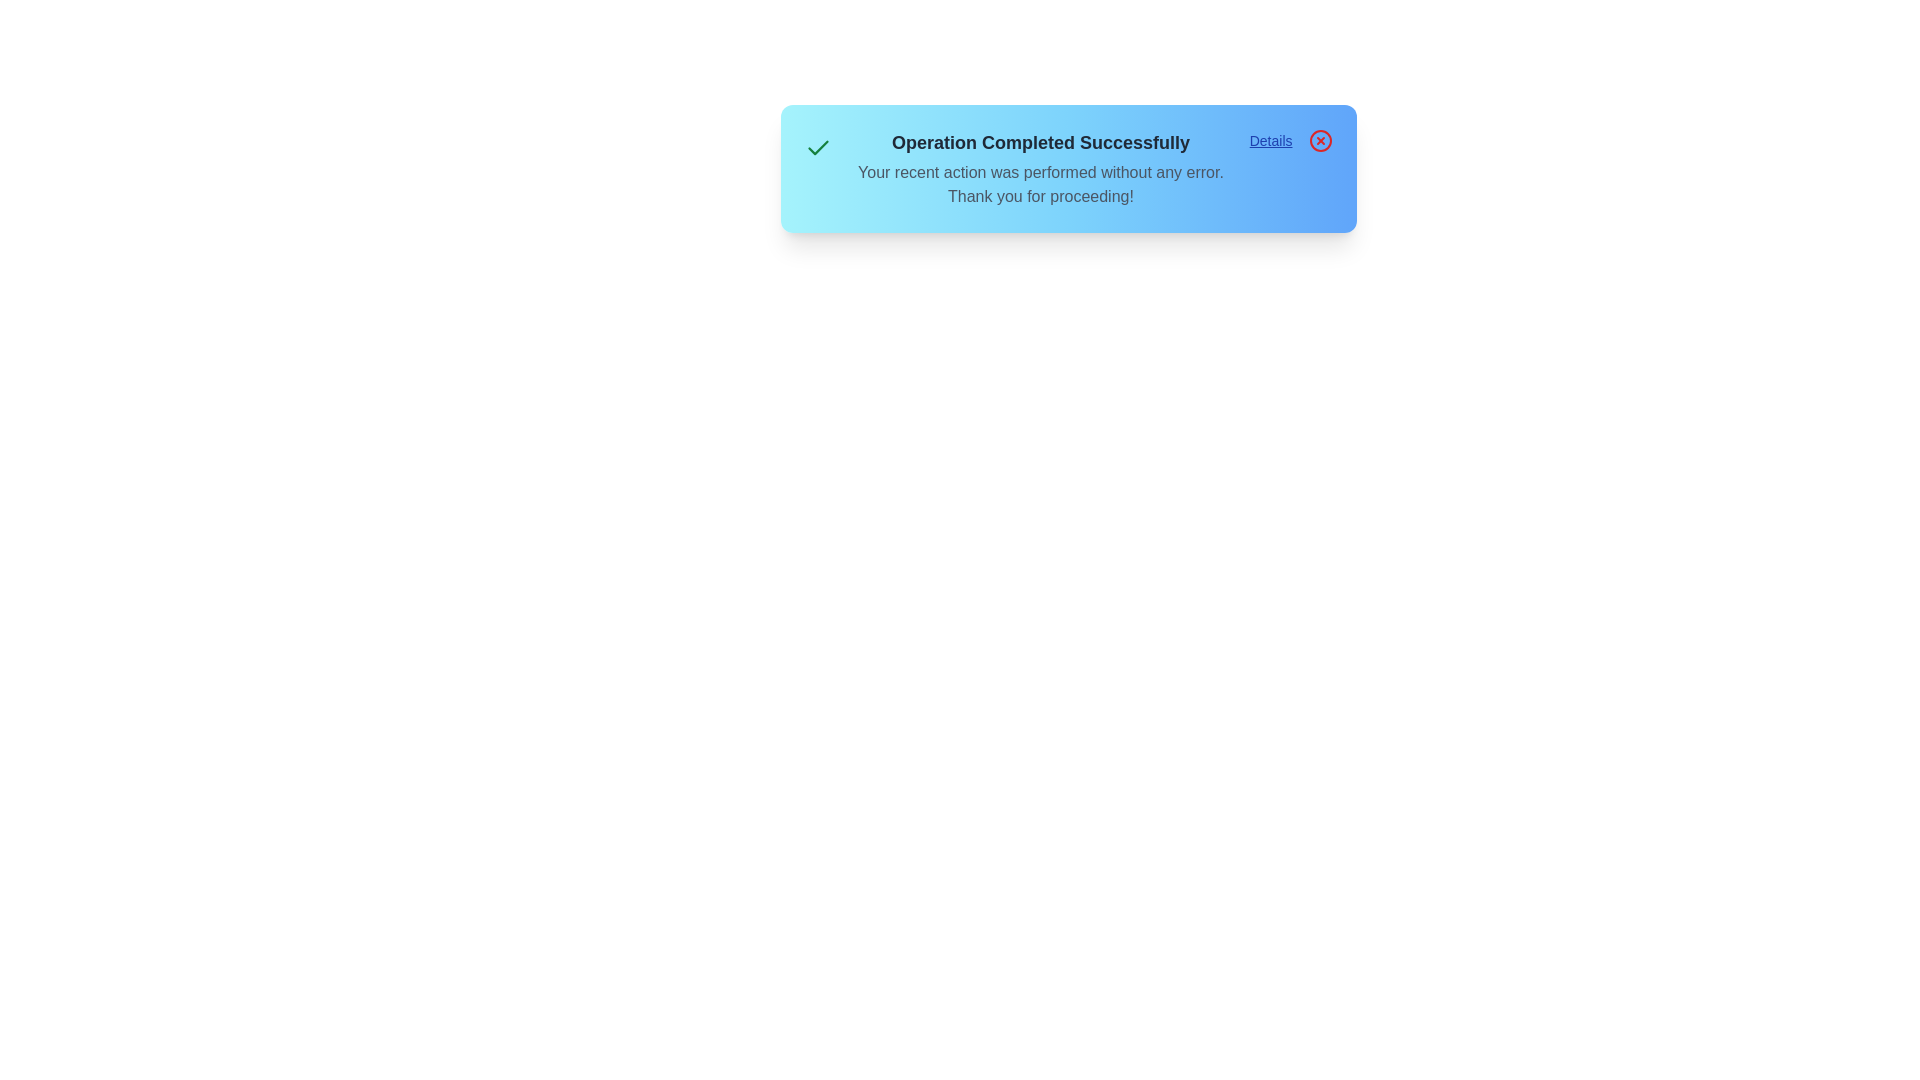  Describe the element at coordinates (1320, 140) in the screenshot. I see `the close button to dismiss the alert` at that location.